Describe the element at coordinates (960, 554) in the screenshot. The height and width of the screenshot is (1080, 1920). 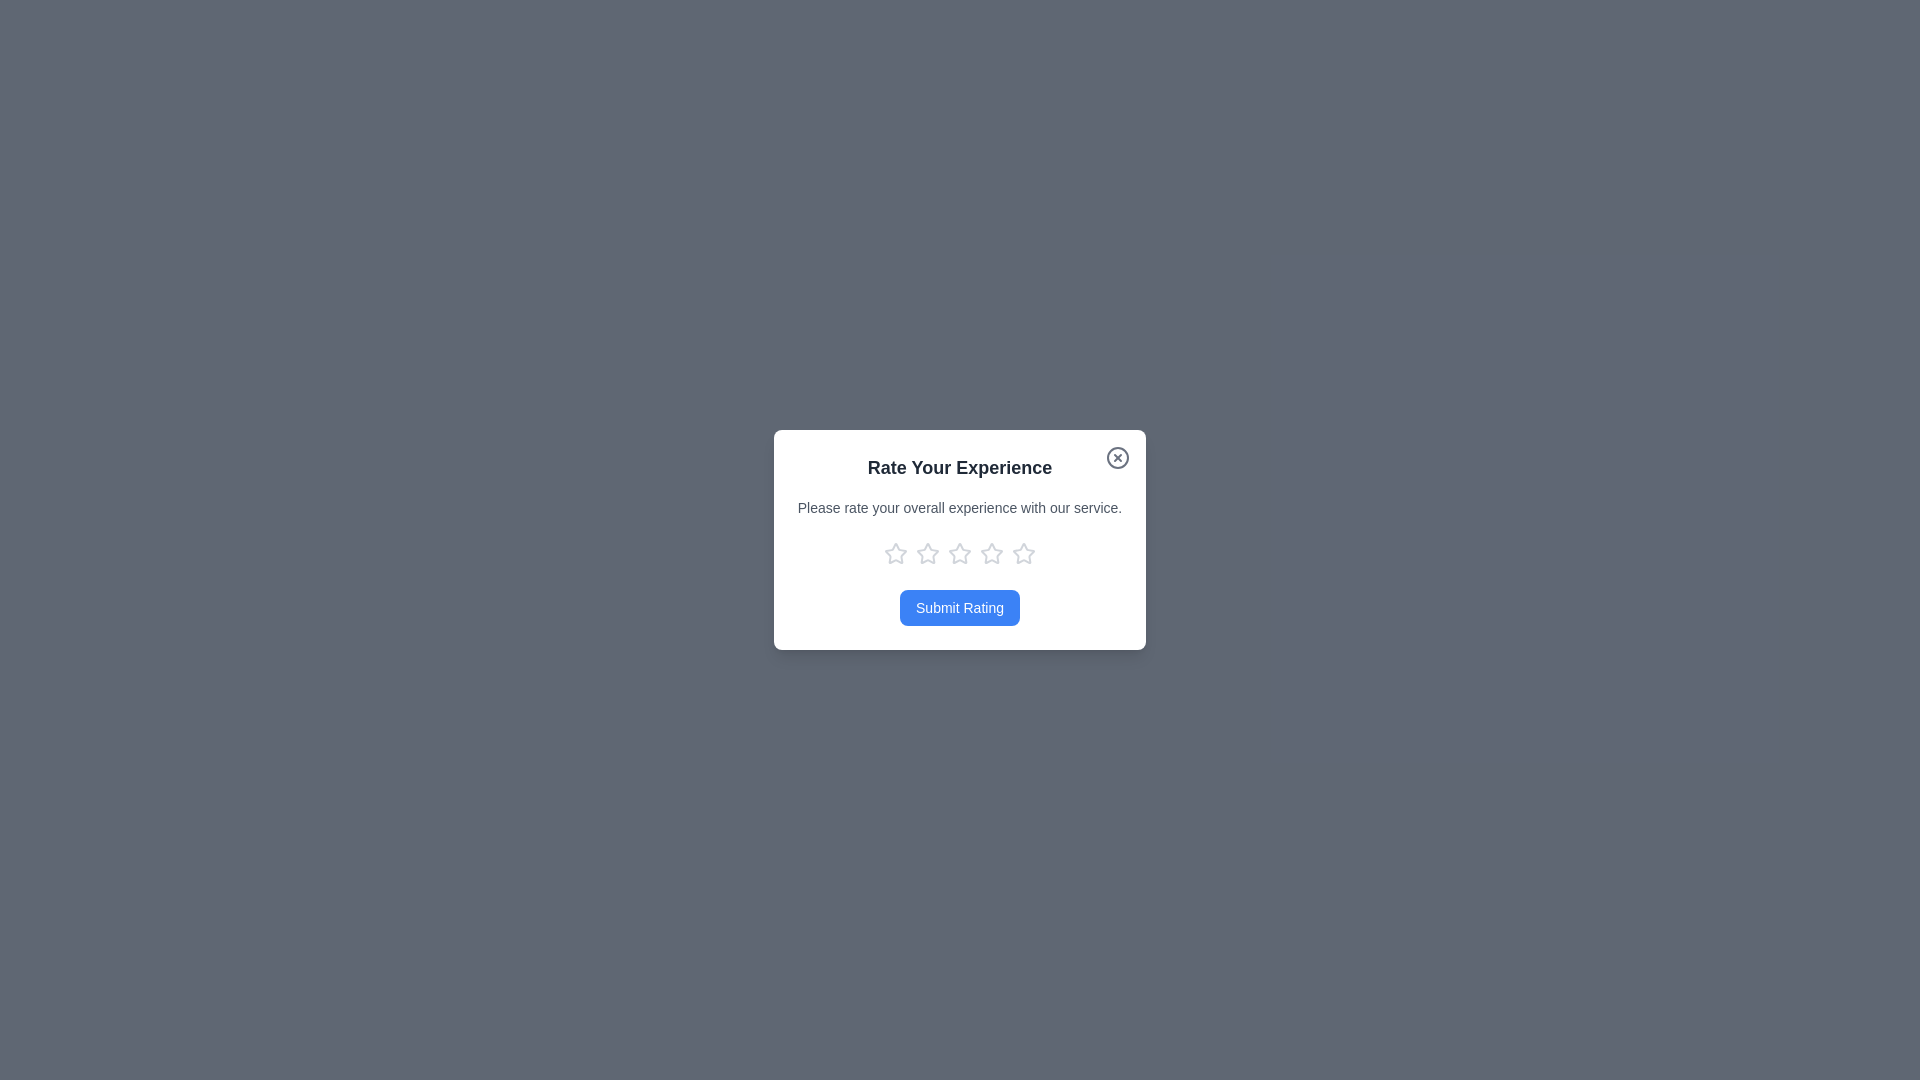
I see `the star corresponding to the rating 3 to provide a rating` at that location.